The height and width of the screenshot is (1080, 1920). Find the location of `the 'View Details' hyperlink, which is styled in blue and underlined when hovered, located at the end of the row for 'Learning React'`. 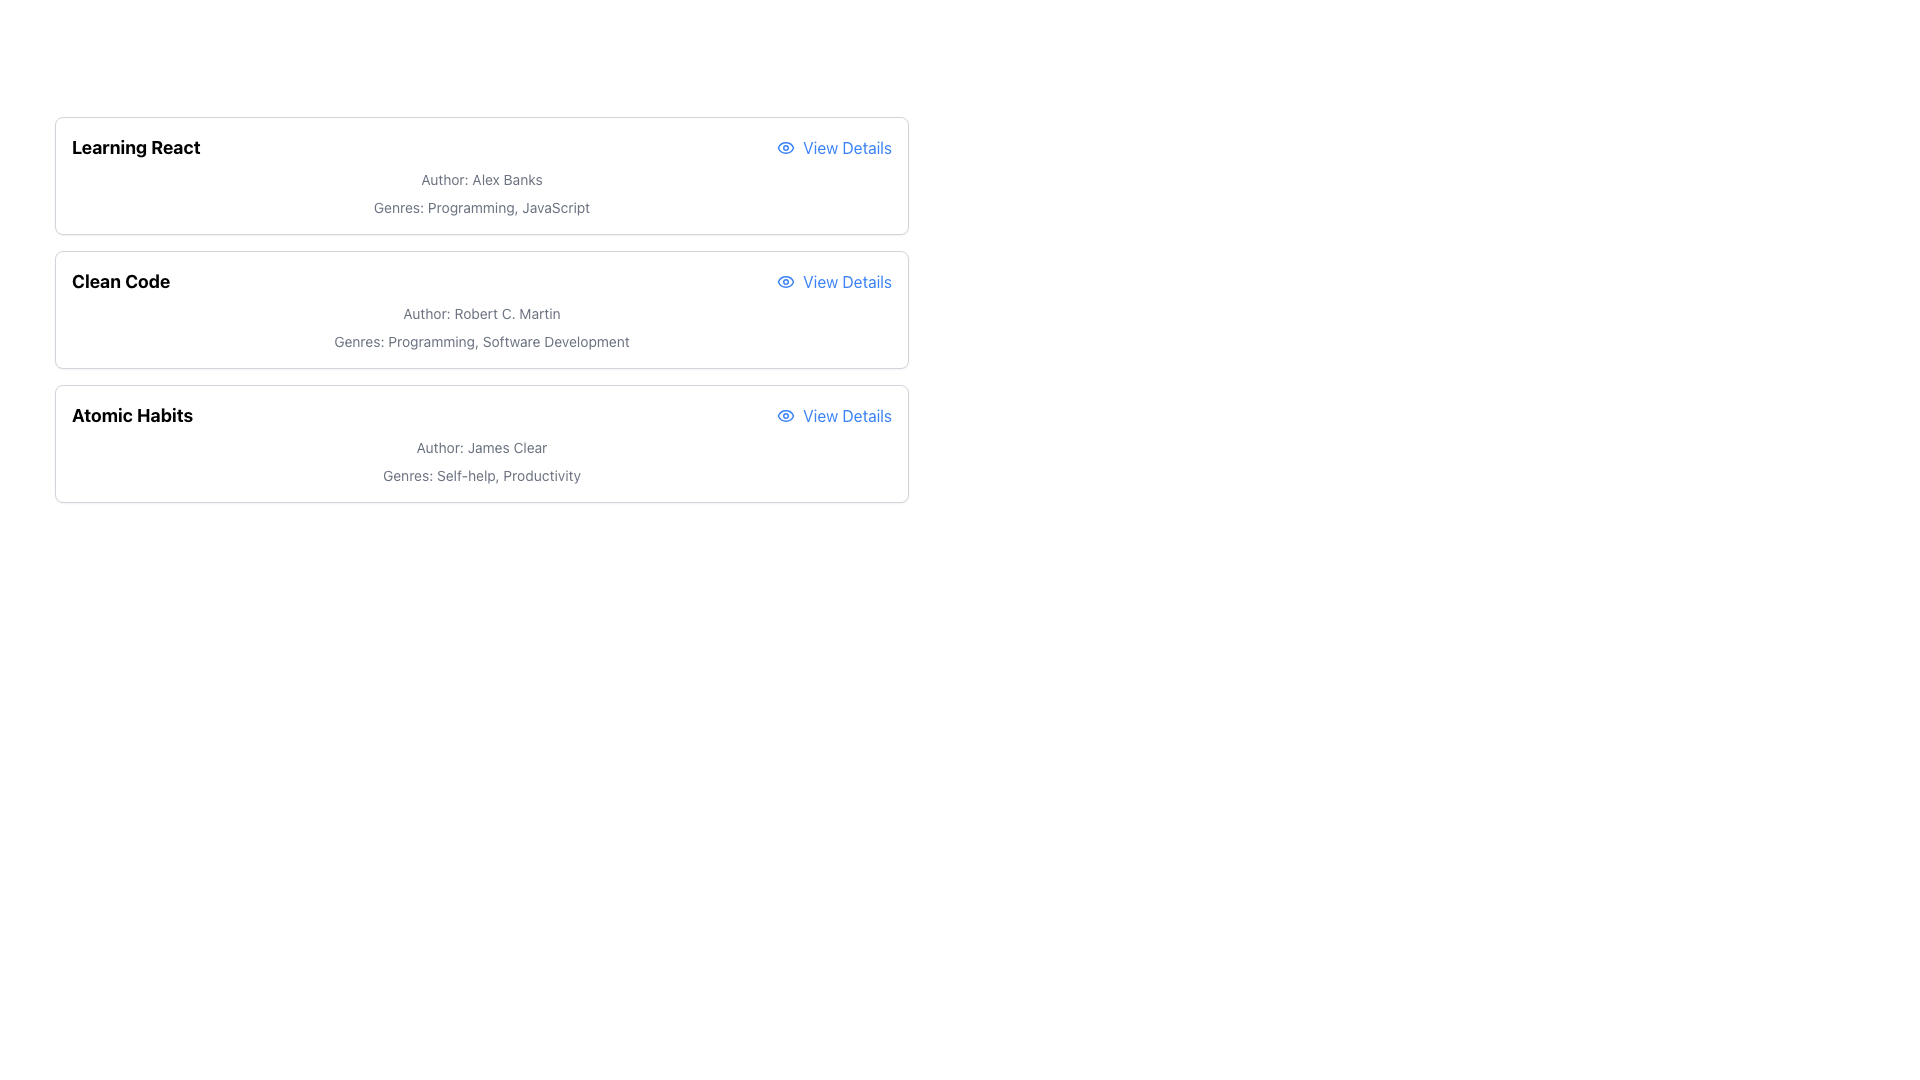

the 'View Details' hyperlink, which is styled in blue and underlined when hovered, located at the end of the row for 'Learning React' is located at coordinates (834, 146).